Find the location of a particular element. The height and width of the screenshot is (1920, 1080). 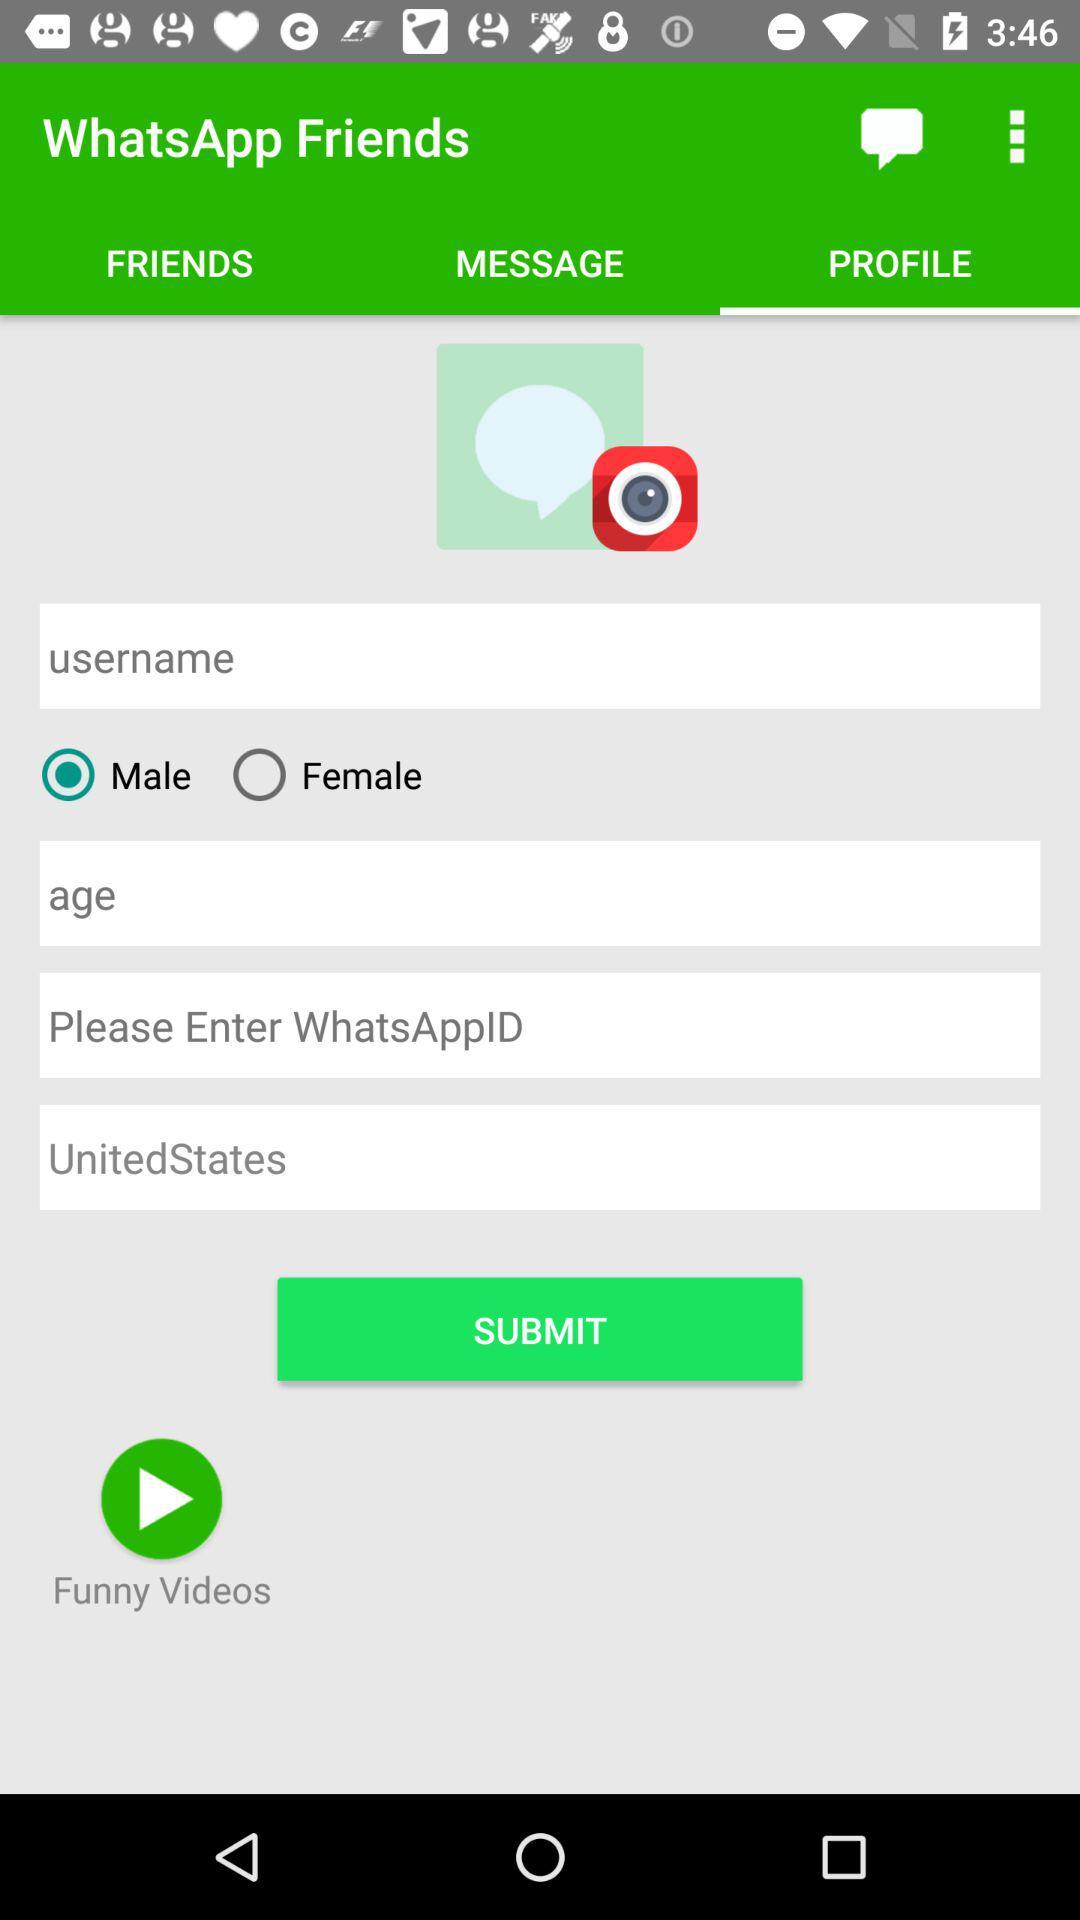

the item above the profile icon is located at coordinates (1017, 135).